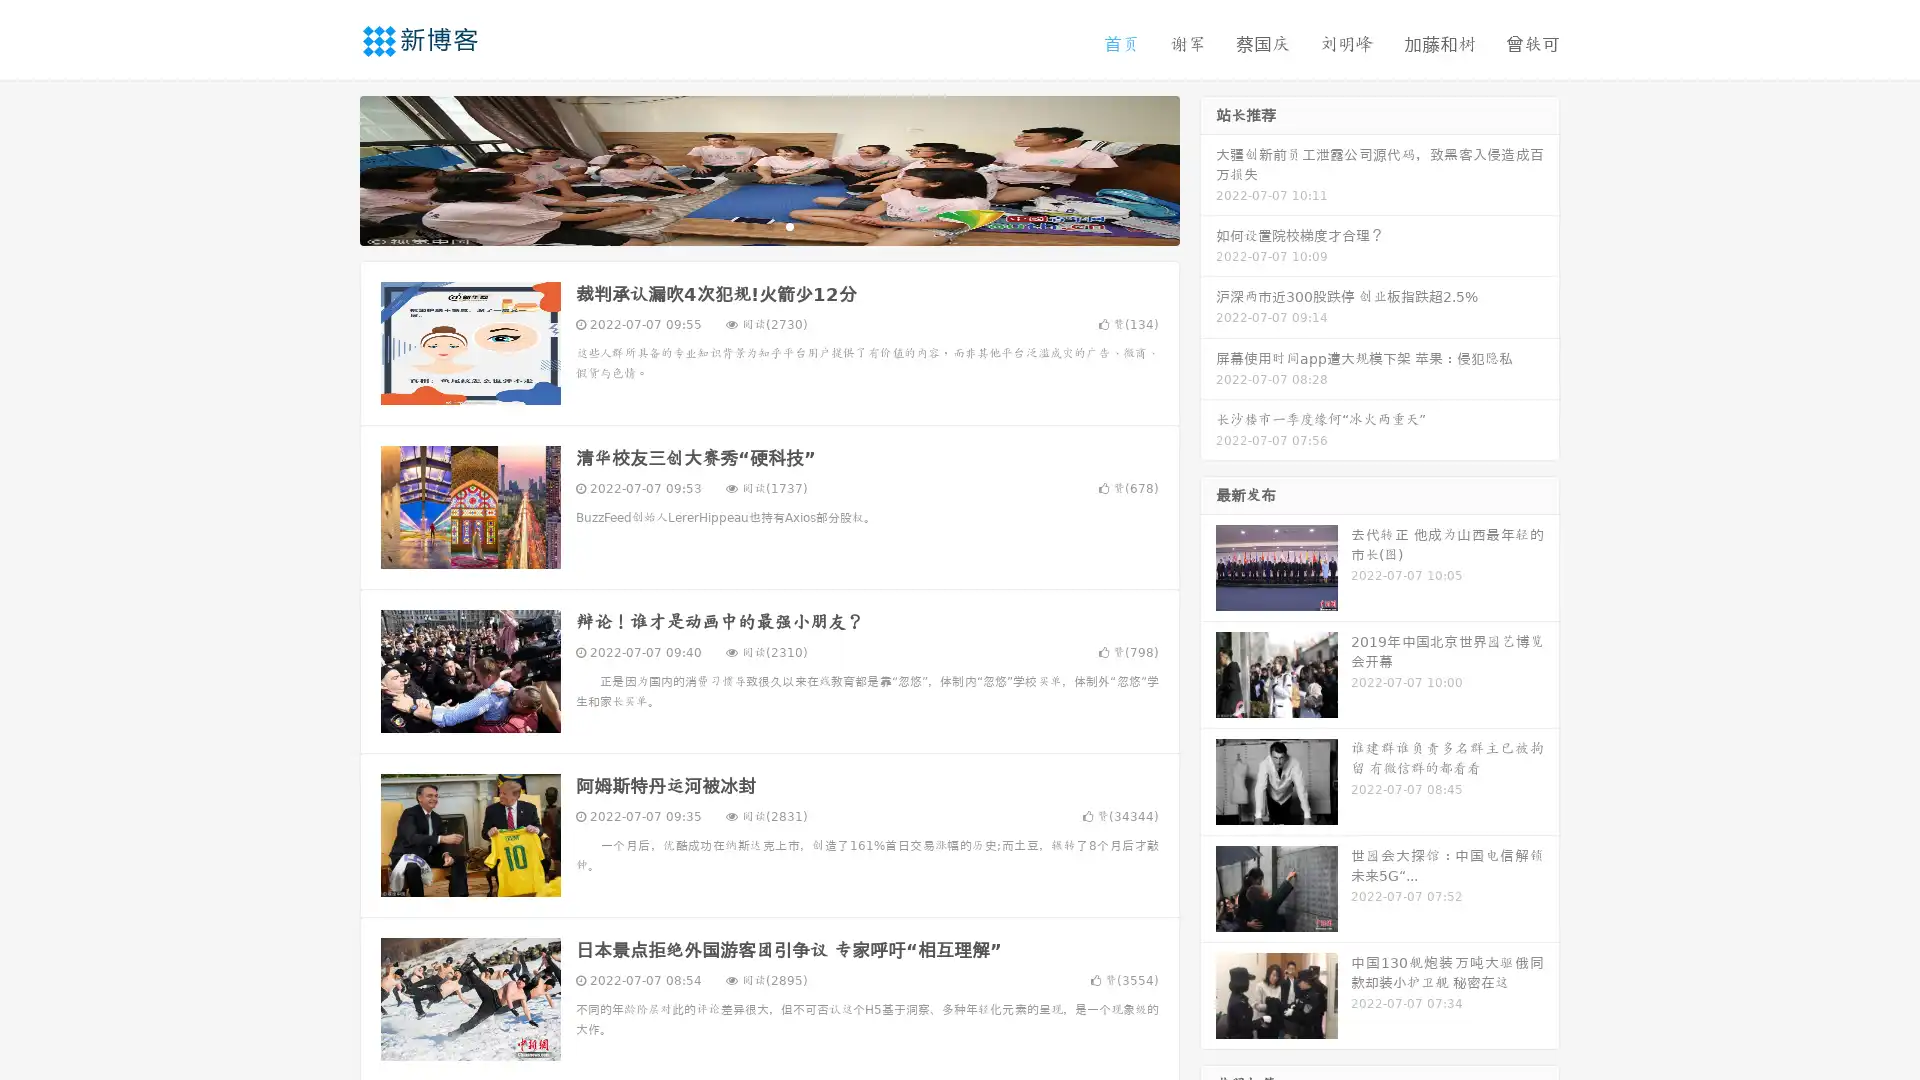  I want to click on Go to slide 2, so click(768, 225).